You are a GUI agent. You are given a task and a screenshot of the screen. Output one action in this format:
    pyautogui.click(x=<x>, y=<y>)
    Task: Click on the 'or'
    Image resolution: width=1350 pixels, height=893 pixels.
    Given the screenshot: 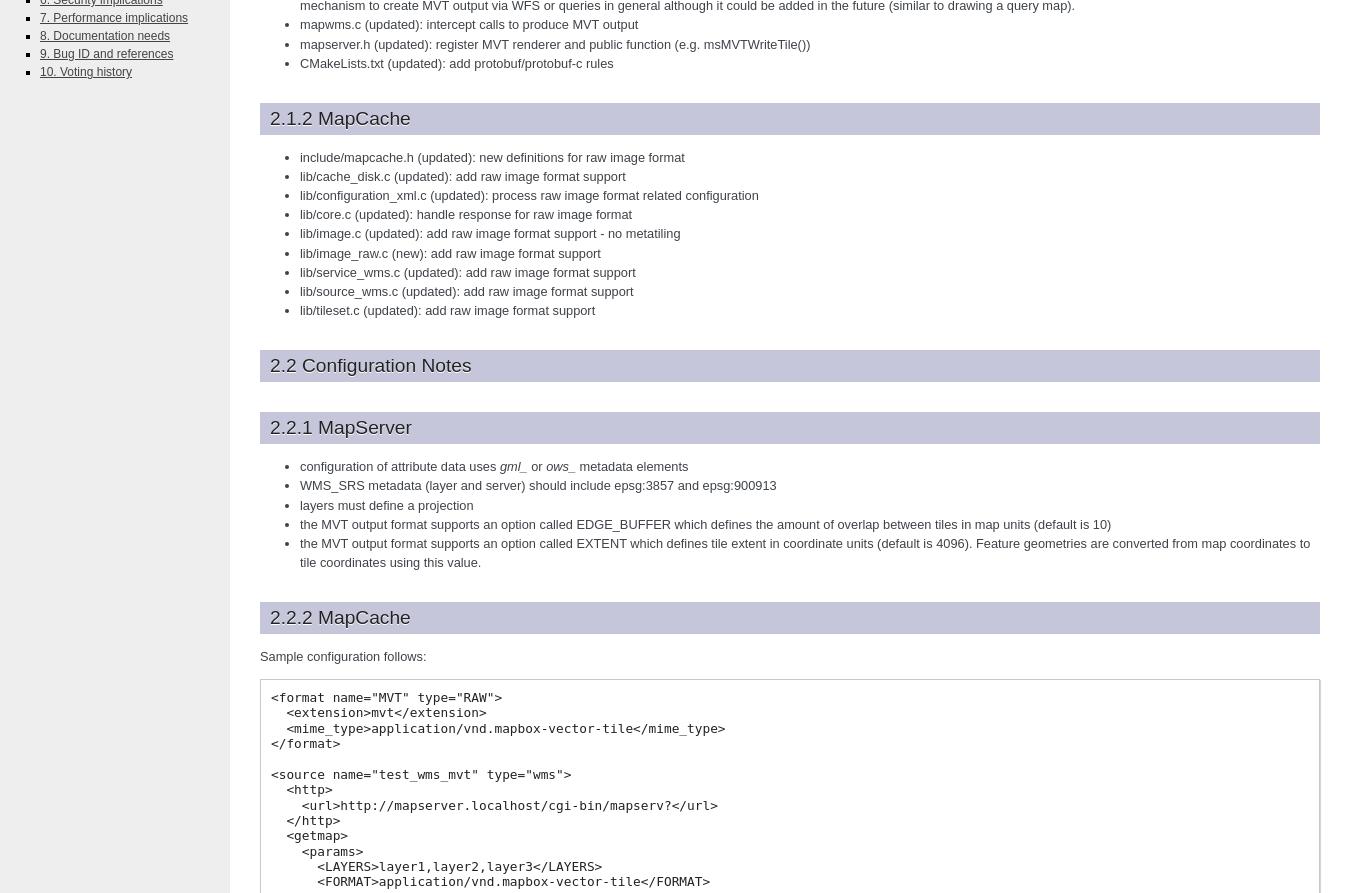 What is the action you would take?
    pyautogui.click(x=535, y=465)
    